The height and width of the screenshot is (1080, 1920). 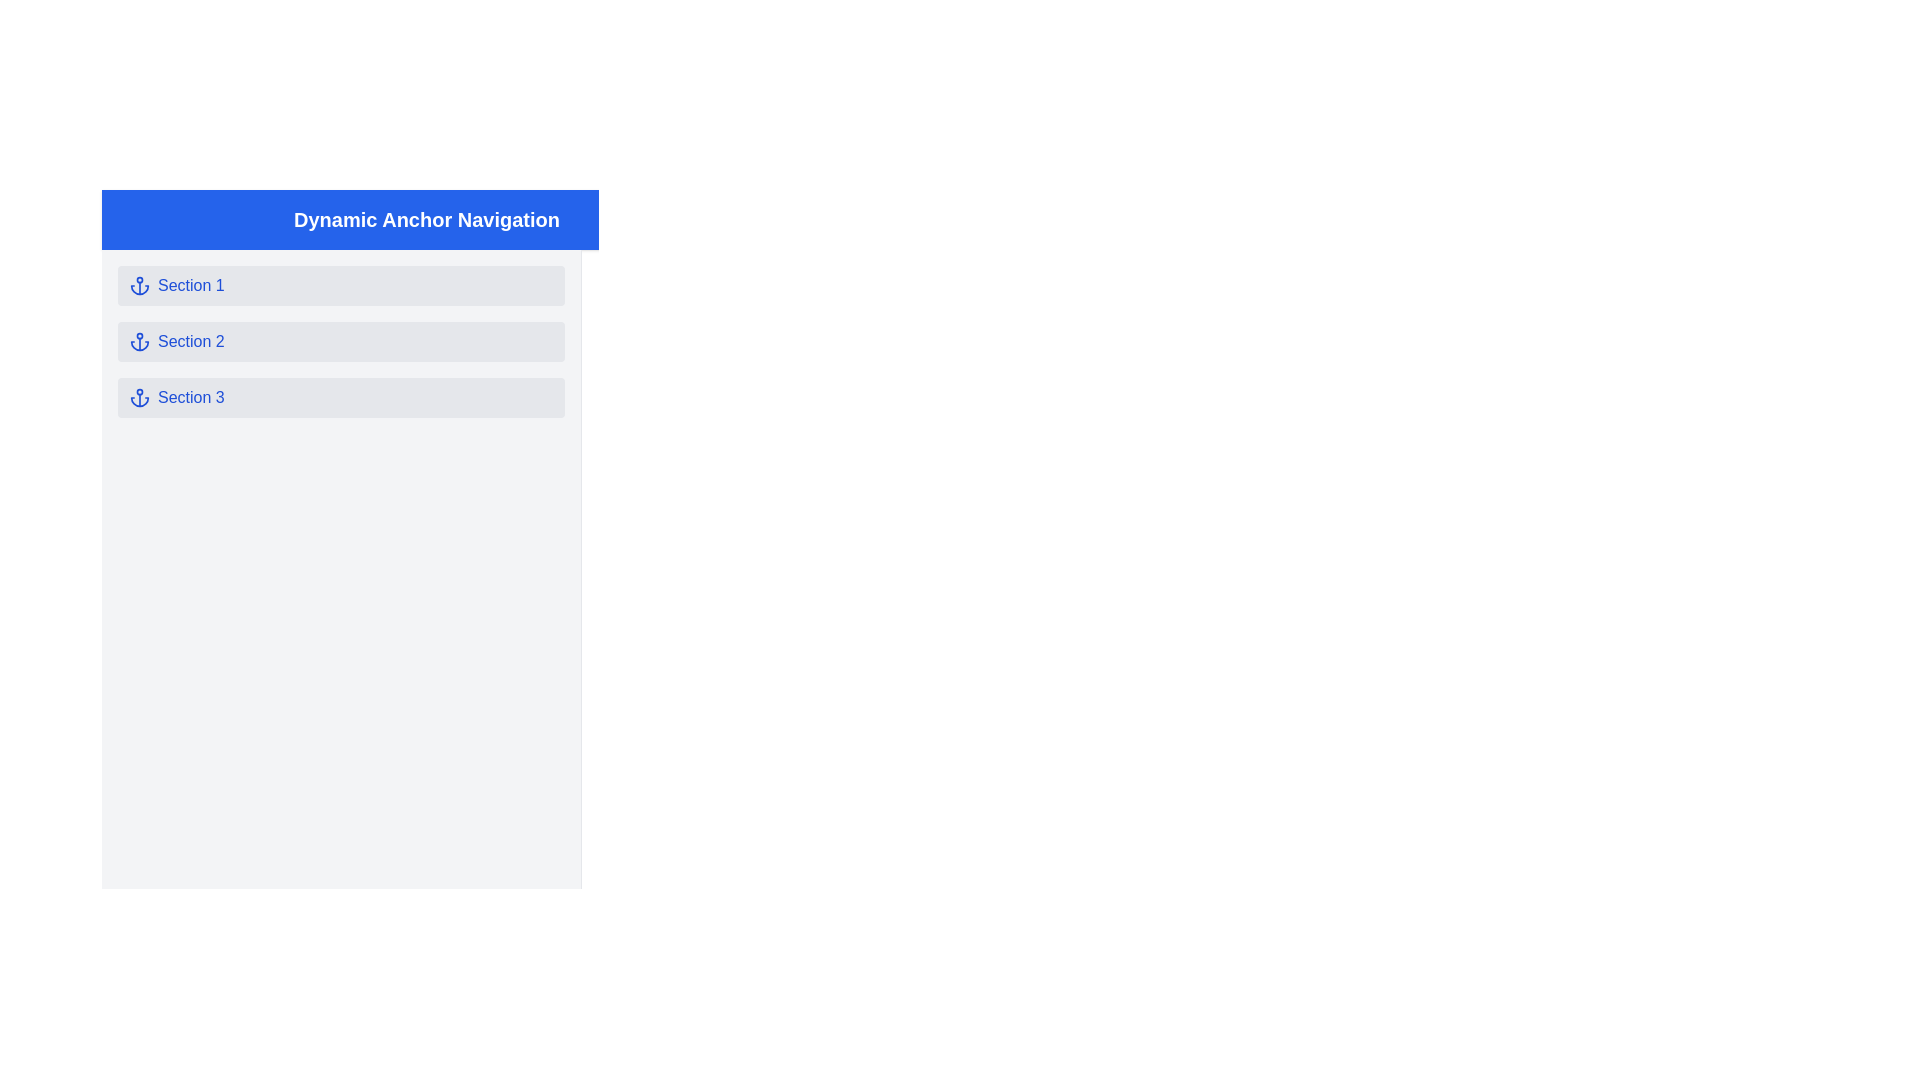 I want to click on the anchor icon in the navigation menu, so click(x=138, y=285).